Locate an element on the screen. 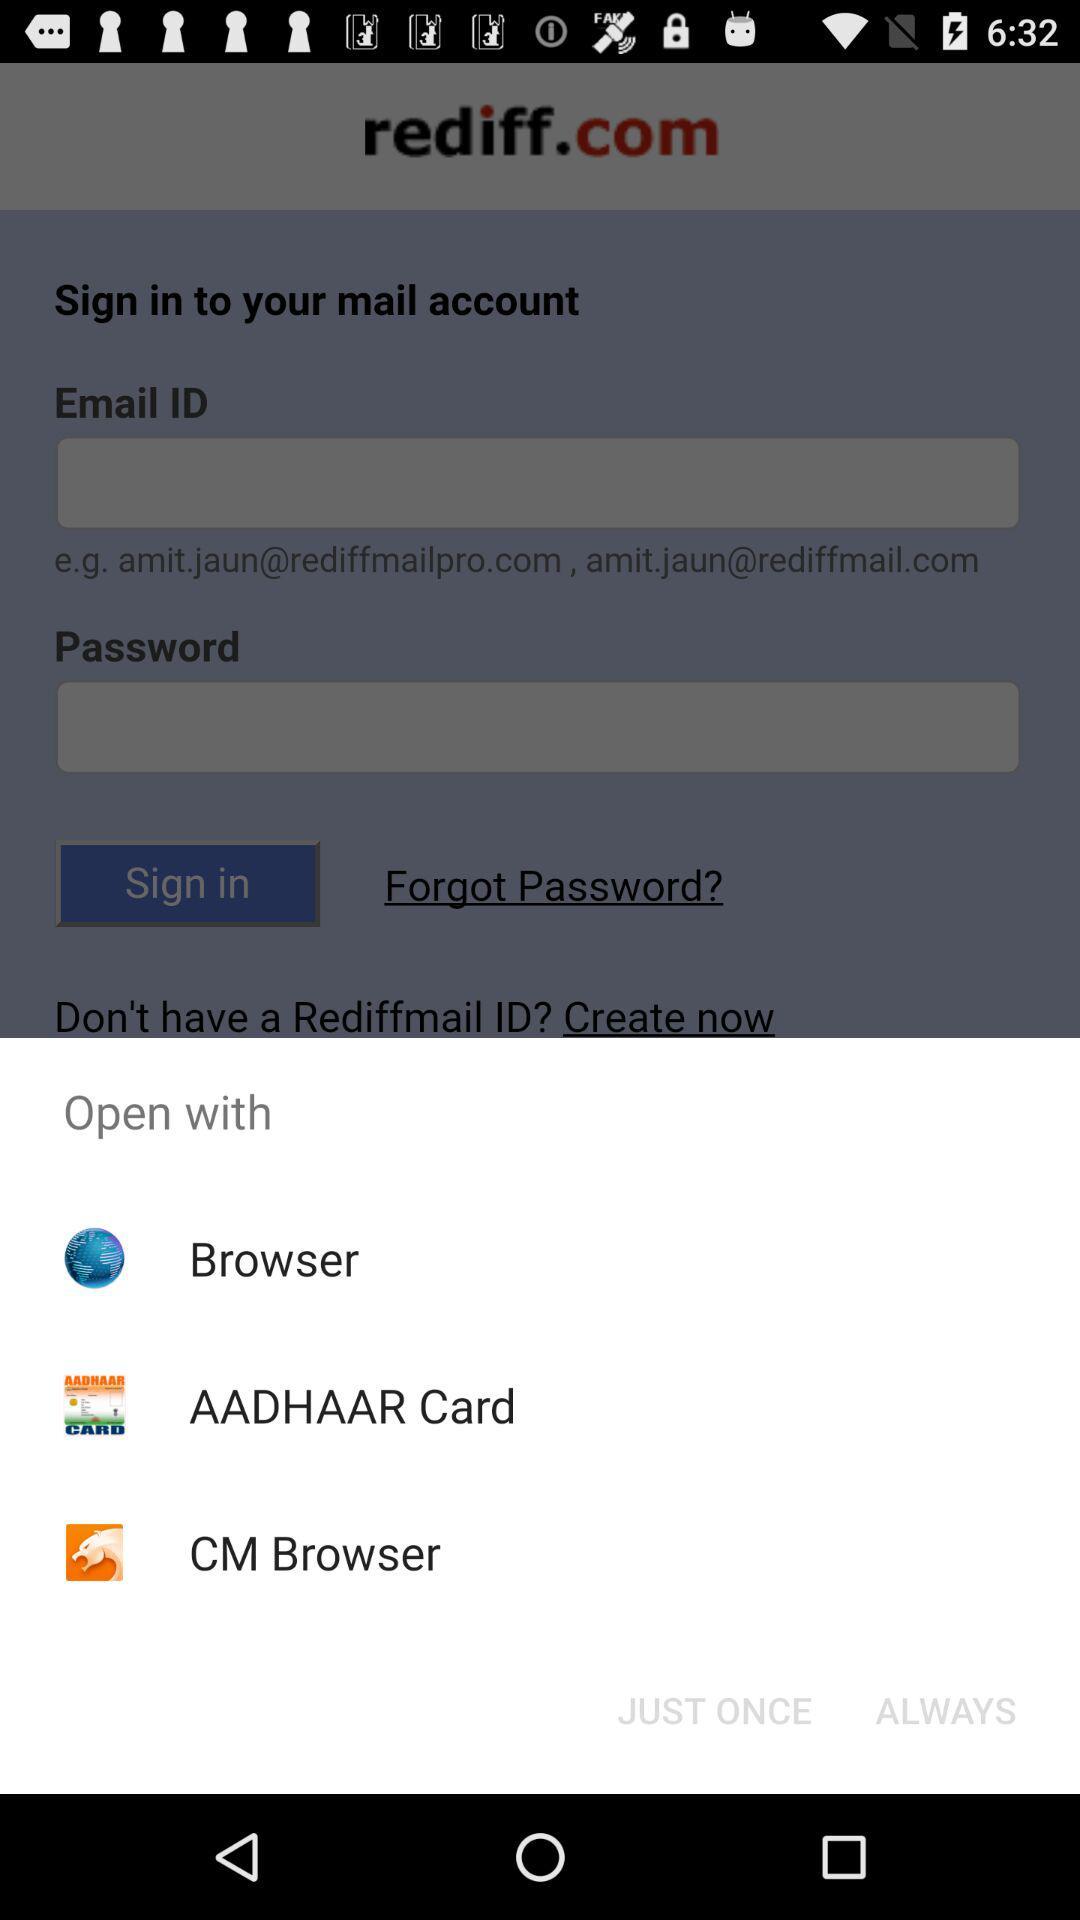  item at the bottom is located at coordinates (713, 1708).